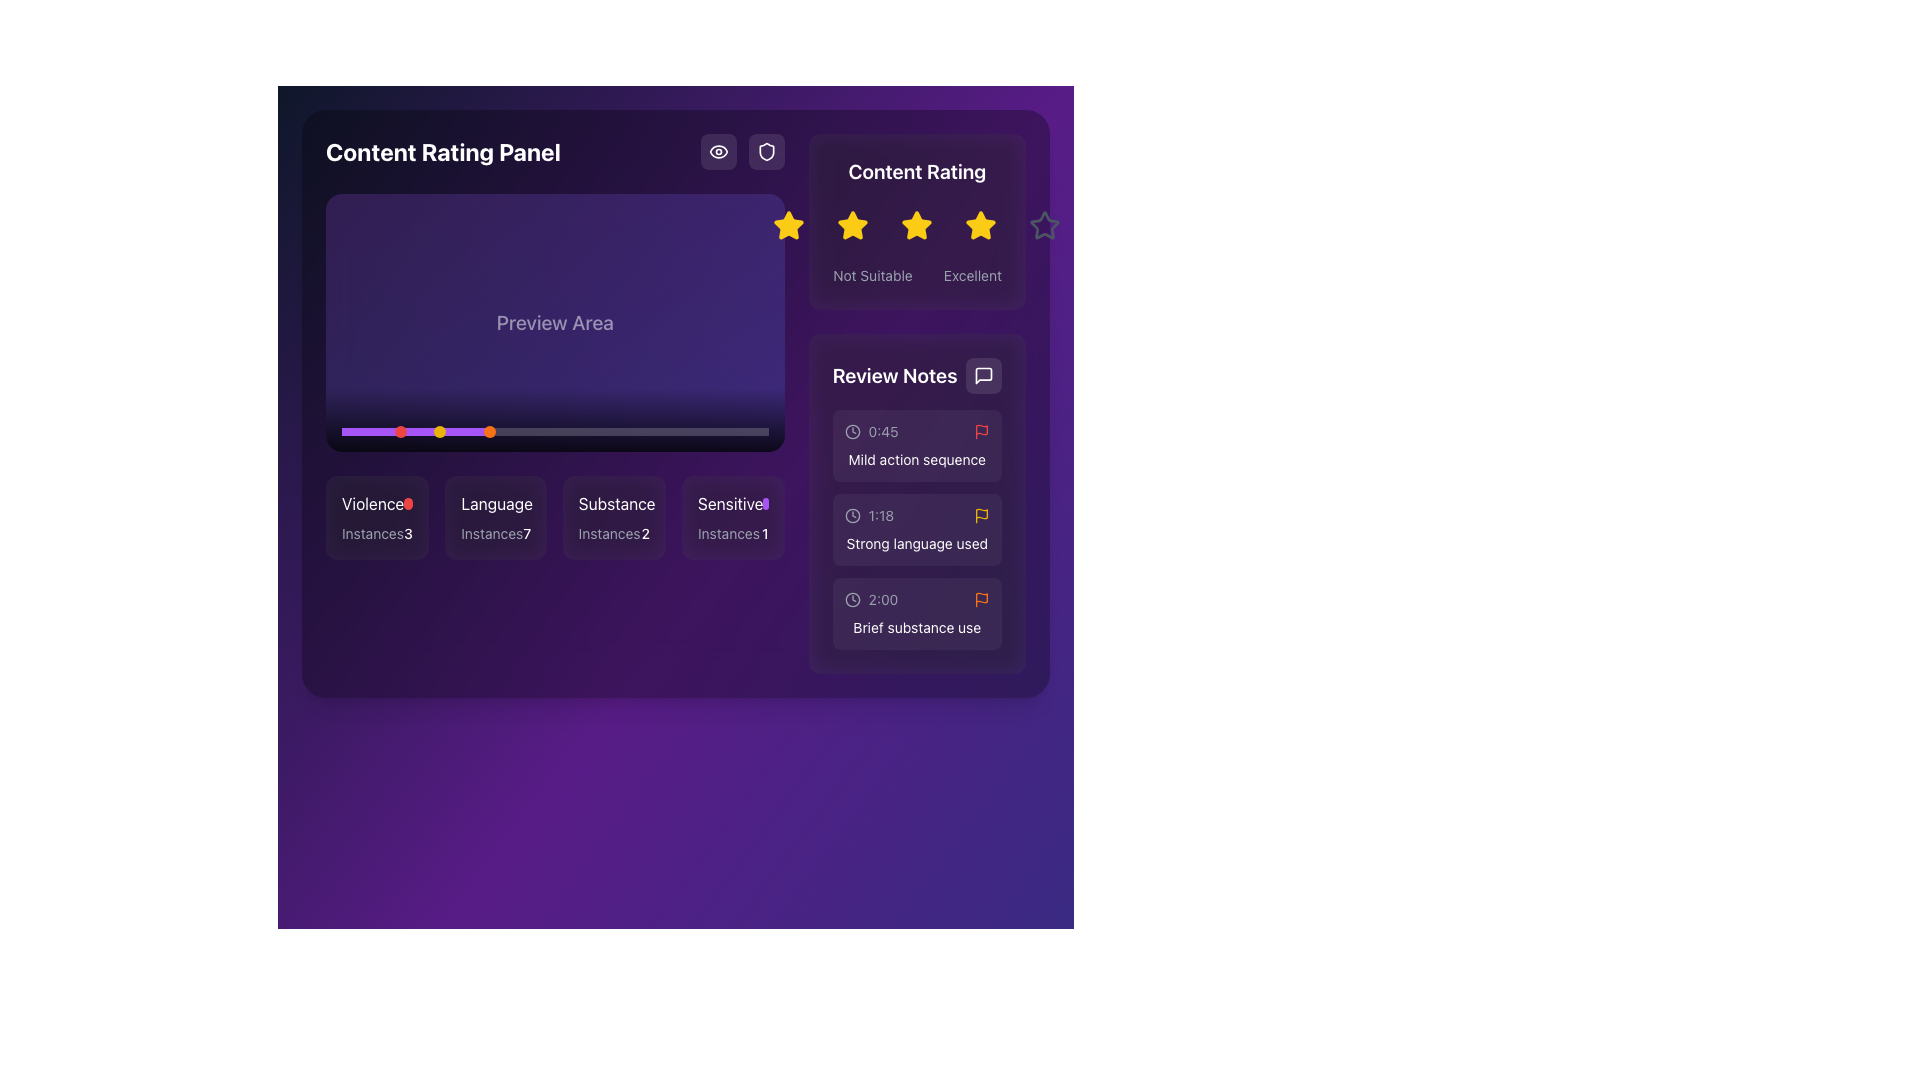 This screenshot has height=1080, width=1920. What do you see at coordinates (496, 502) in the screenshot?
I see `the 'Language' text label, which is displayed in white font on a dark purple background, positioned second from the left in the lower middle section of the interface` at bounding box center [496, 502].